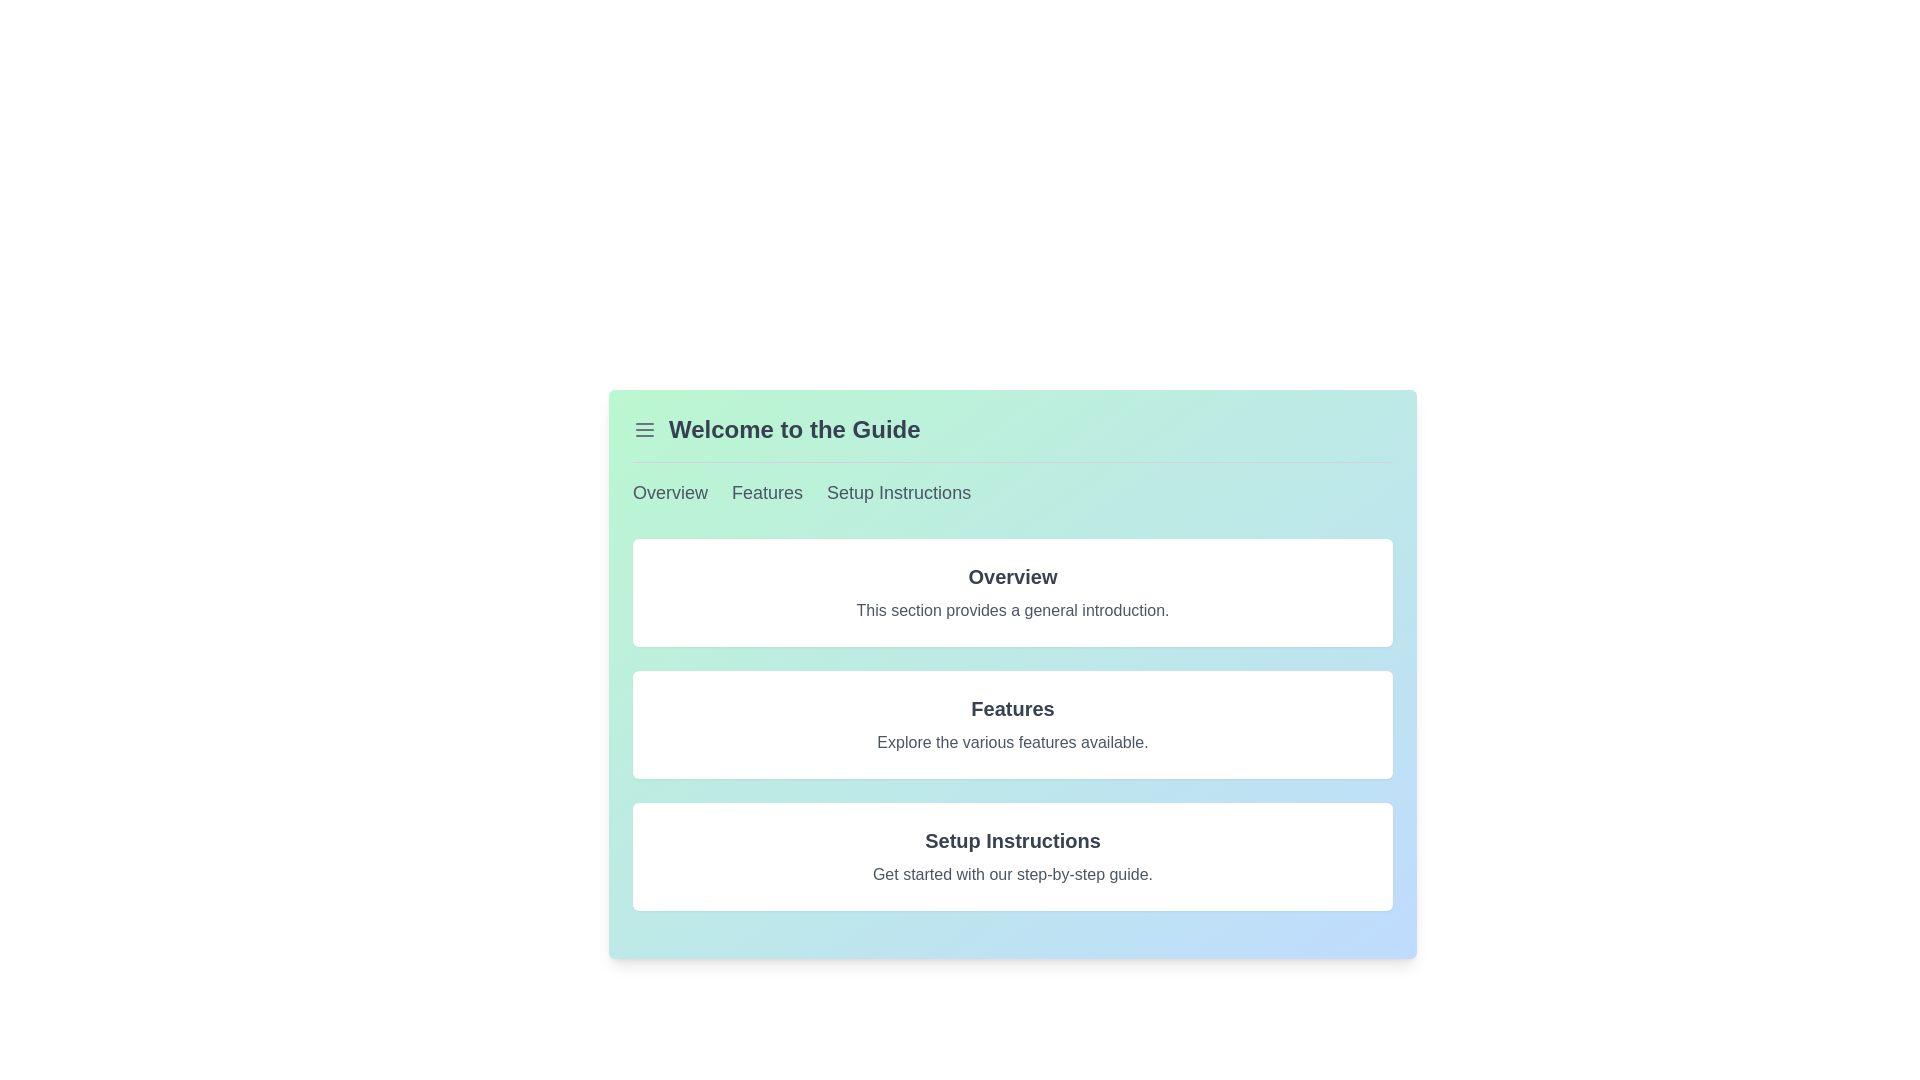  I want to click on the Text label that serves as a section title for setup instructions, located in the bottom section under a white background with rounded borders, so click(1012, 840).